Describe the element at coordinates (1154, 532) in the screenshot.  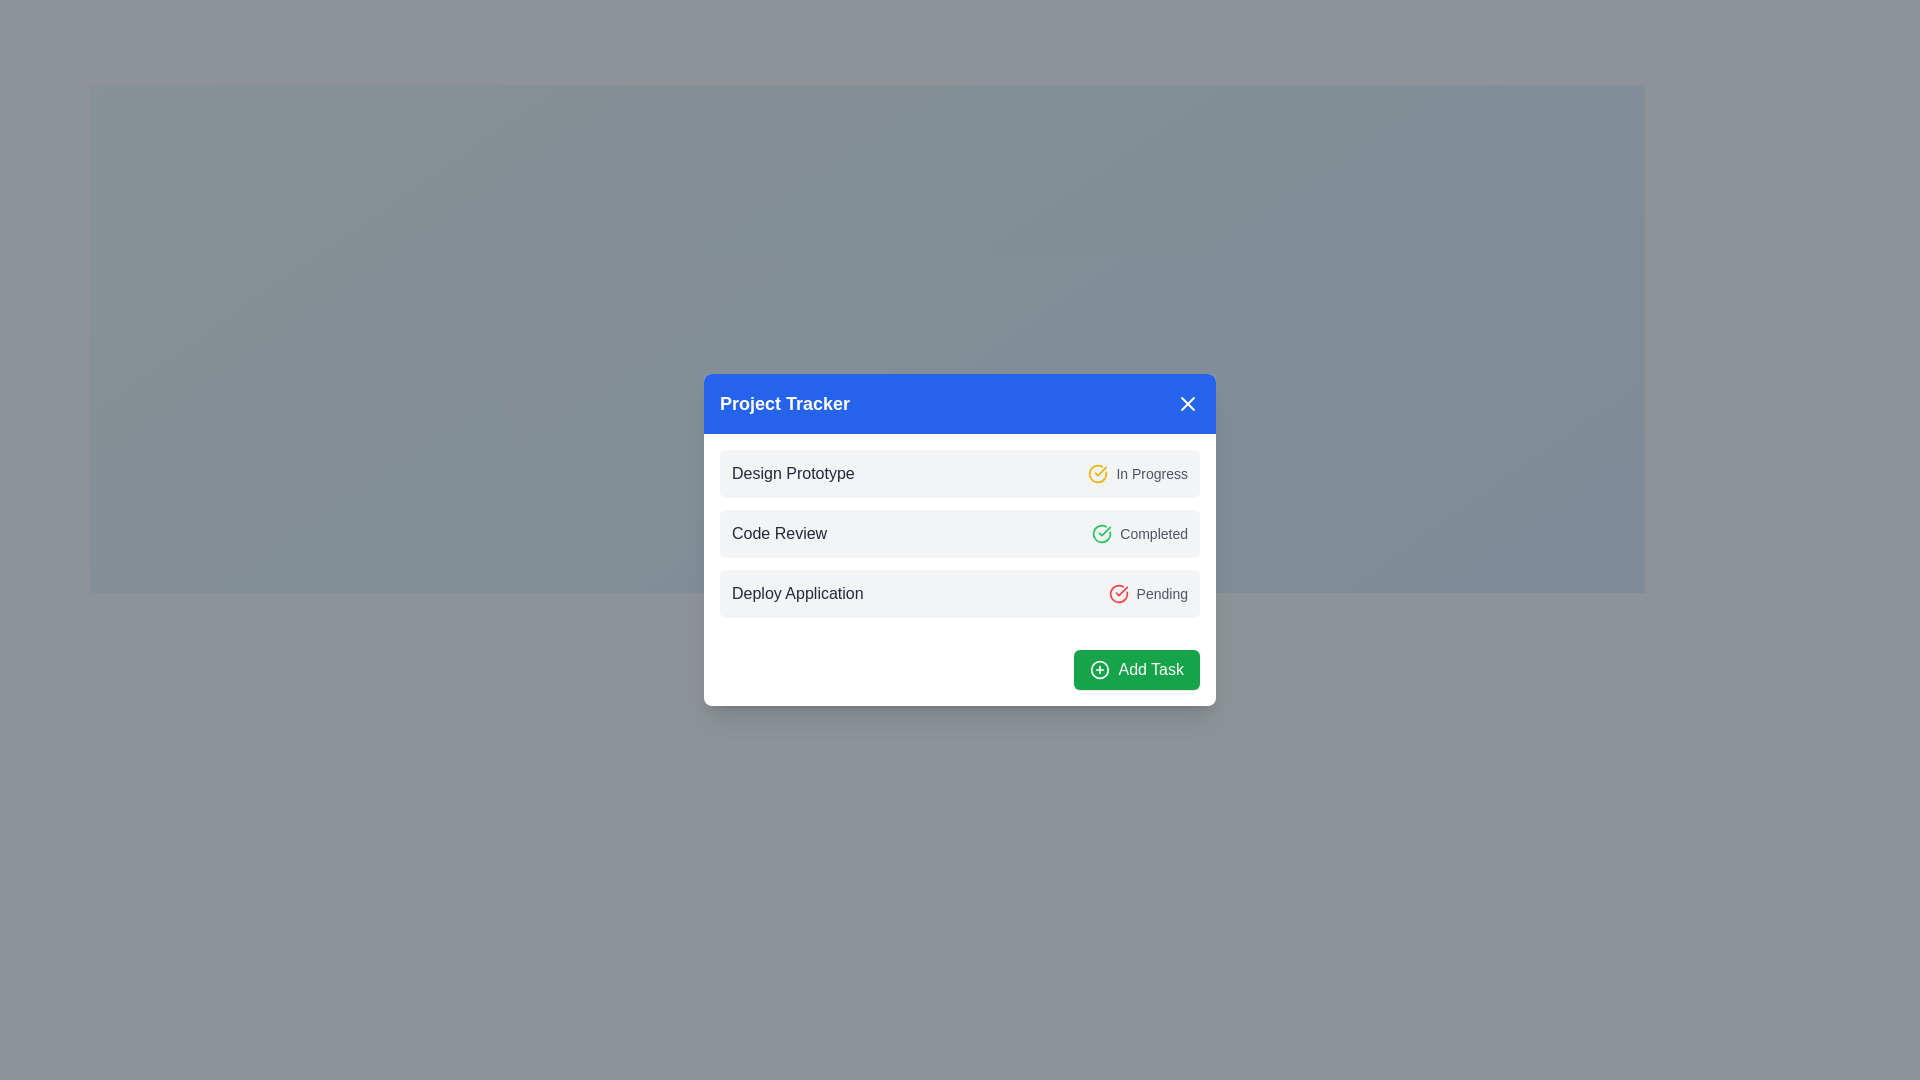
I see `the text label reading 'Completed', which is styled in gray and indicates a status next to a green checkmark icon in the 'Code Review' task interface` at that location.